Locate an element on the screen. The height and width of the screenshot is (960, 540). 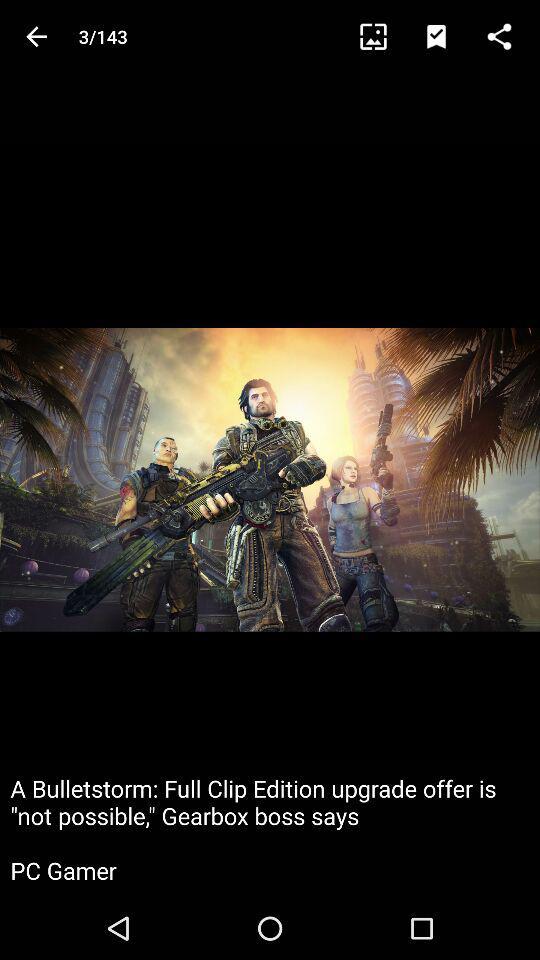
the icon at the bottom is located at coordinates (270, 829).